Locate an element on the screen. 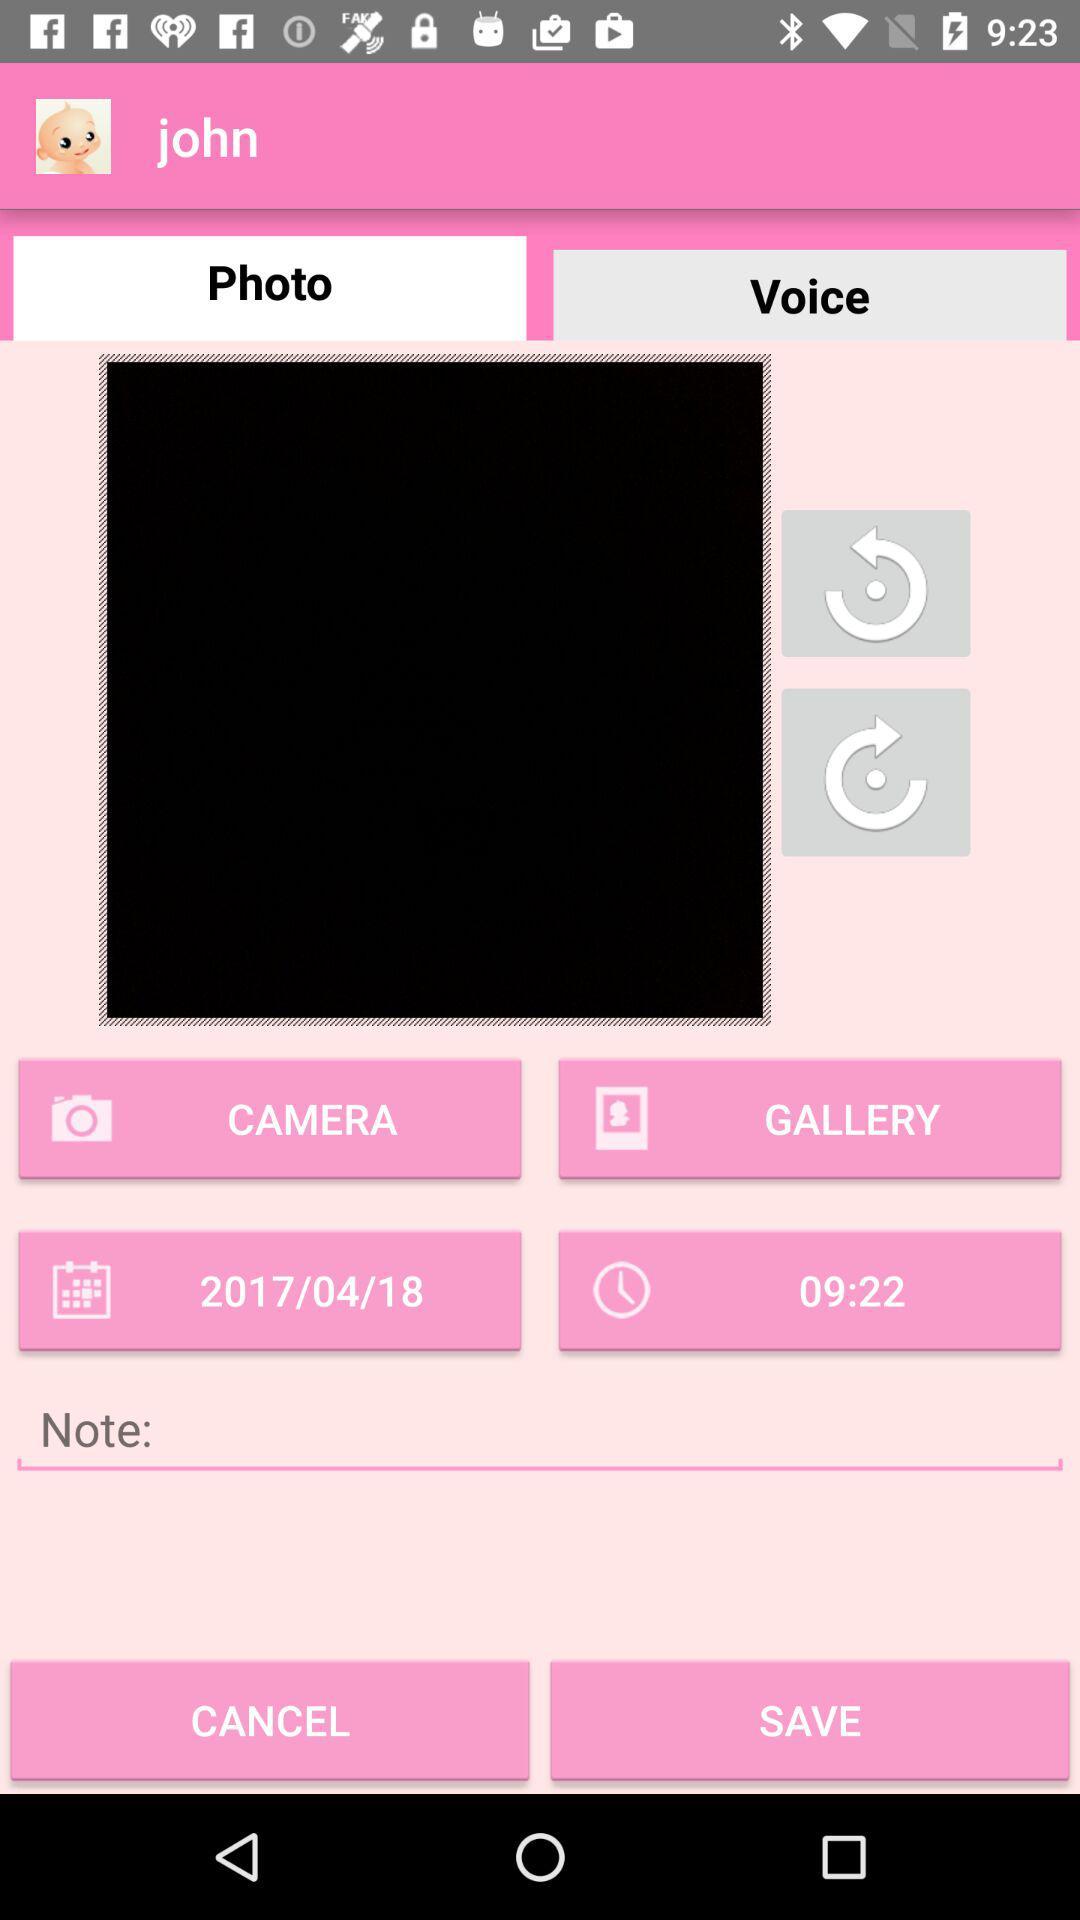  the refresh icon is located at coordinates (874, 582).